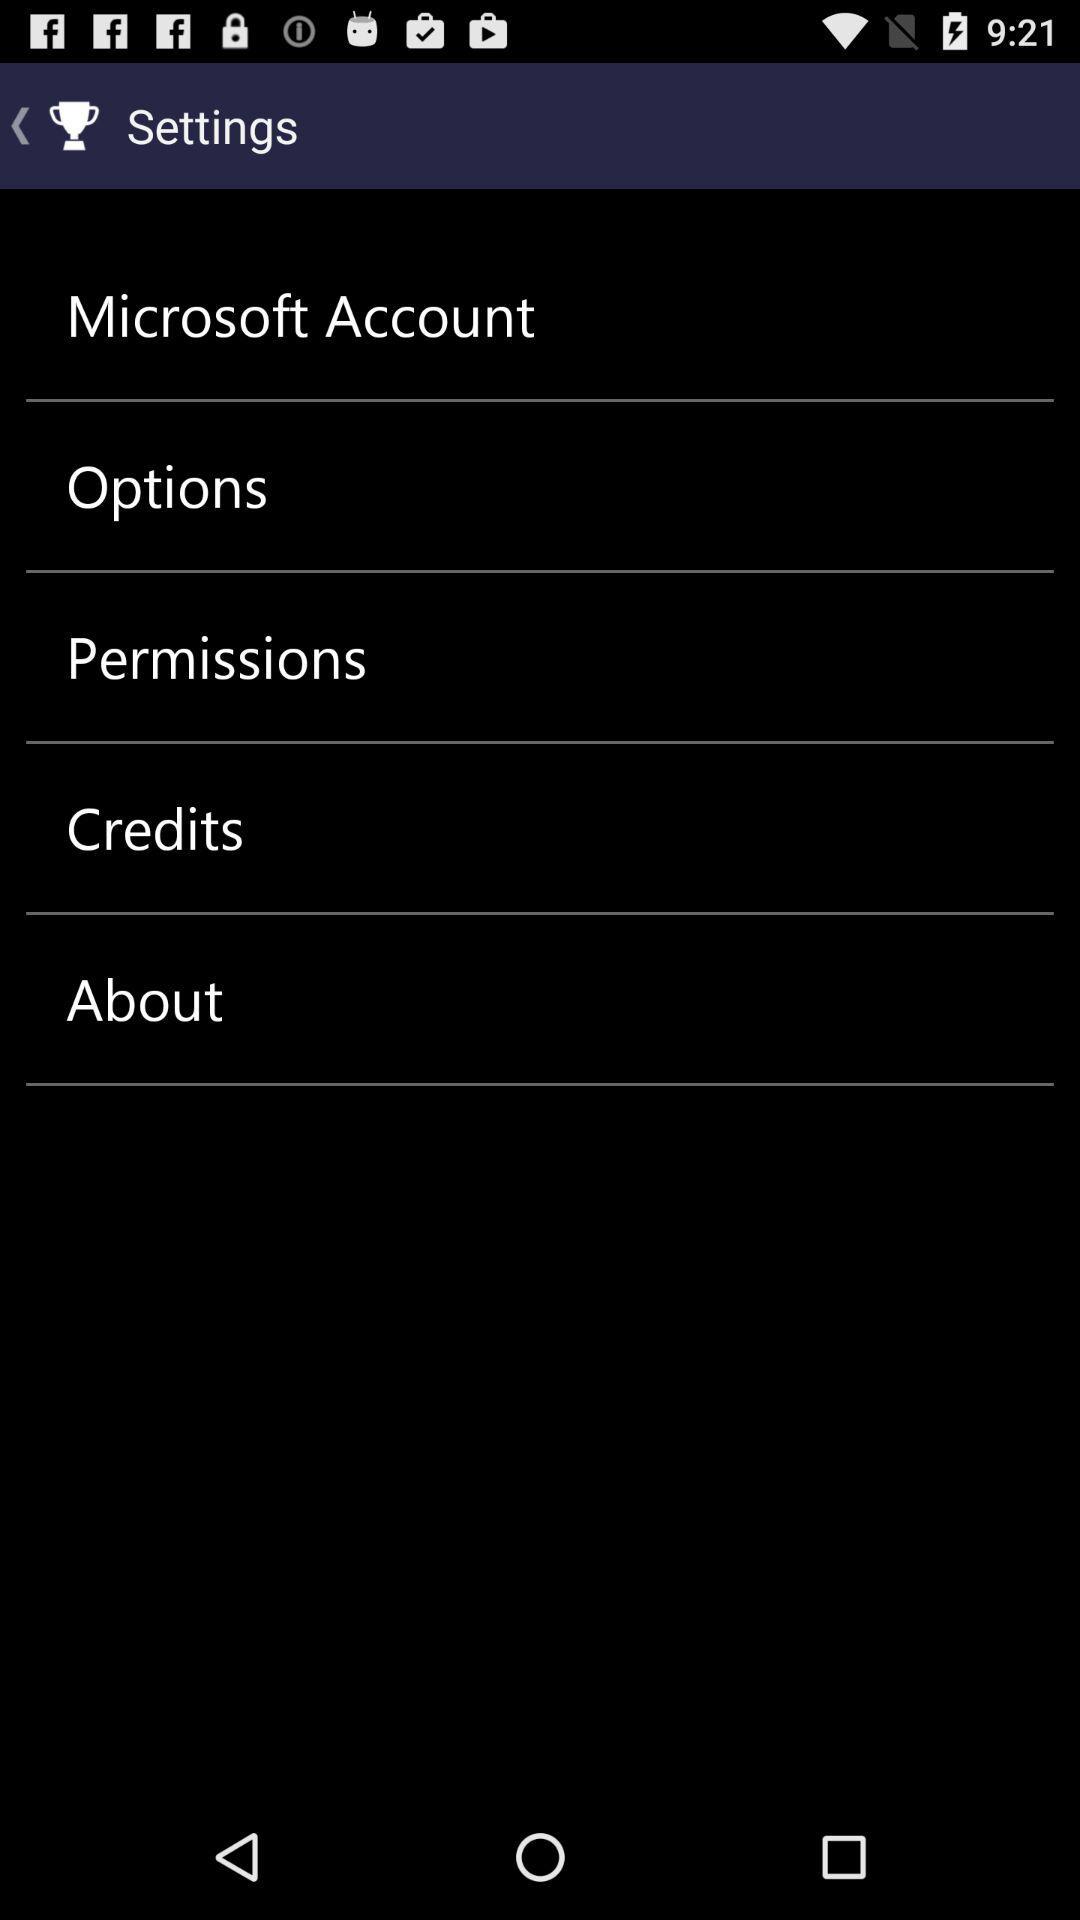  Describe the element at coordinates (166, 485) in the screenshot. I see `options item` at that location.